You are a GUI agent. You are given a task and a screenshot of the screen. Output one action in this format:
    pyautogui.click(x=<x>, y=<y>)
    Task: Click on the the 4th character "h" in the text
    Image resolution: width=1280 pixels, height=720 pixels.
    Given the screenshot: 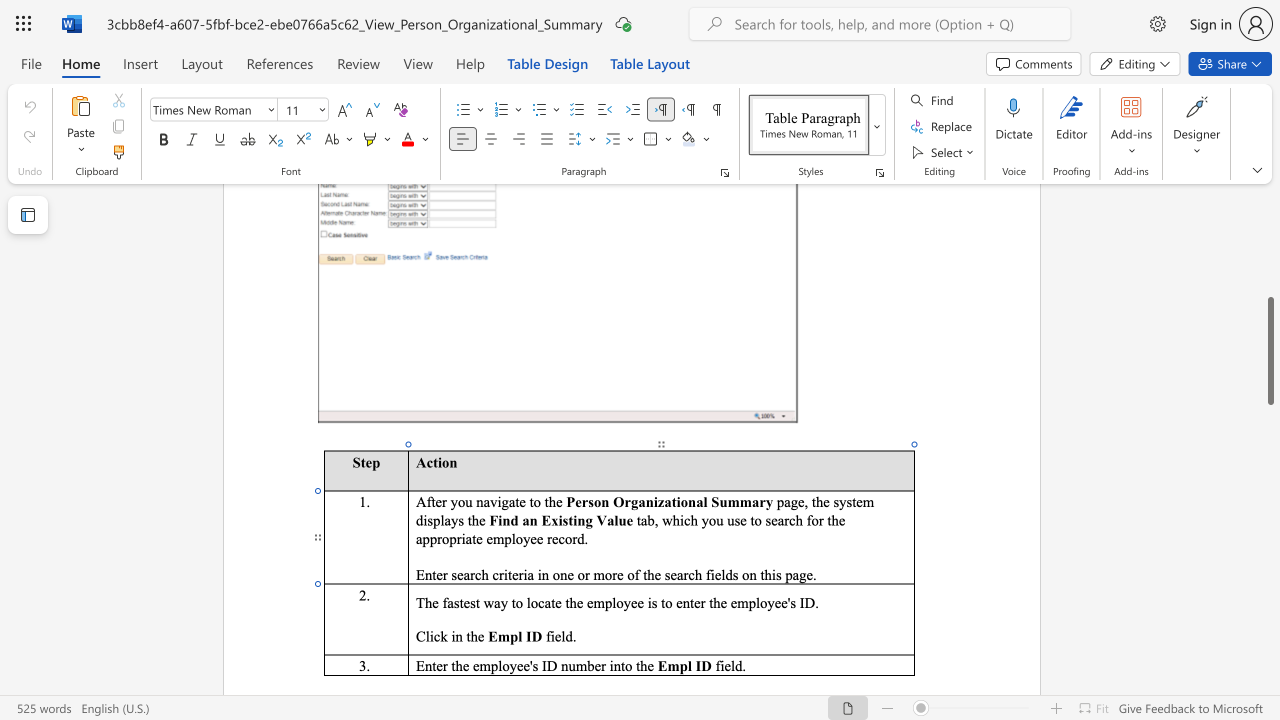 What is the action you would take?
    pyautogui.click(x=767, y=574)
    